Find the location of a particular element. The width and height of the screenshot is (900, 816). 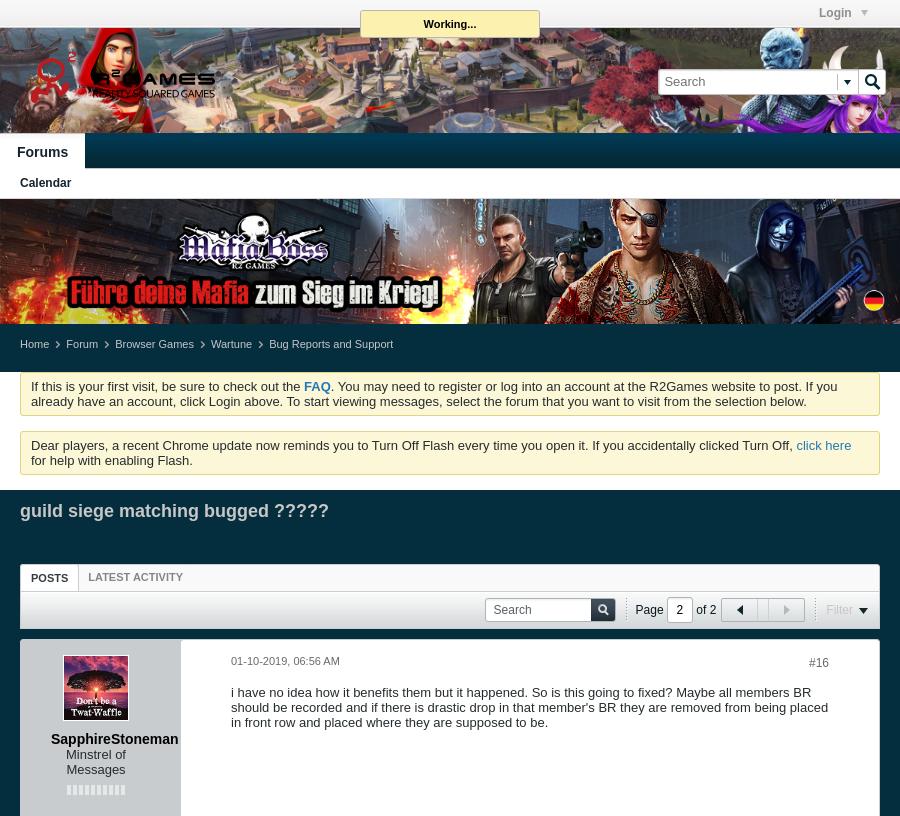

'i have no idea how it benefits them but it happened. So is this going to fixed? Maybe all members BR should be recorded and if there is drastic drop in that member's BR they are removed from being placed in front row and placed where they are supposed to be.' is located at coordinates (528, 705).